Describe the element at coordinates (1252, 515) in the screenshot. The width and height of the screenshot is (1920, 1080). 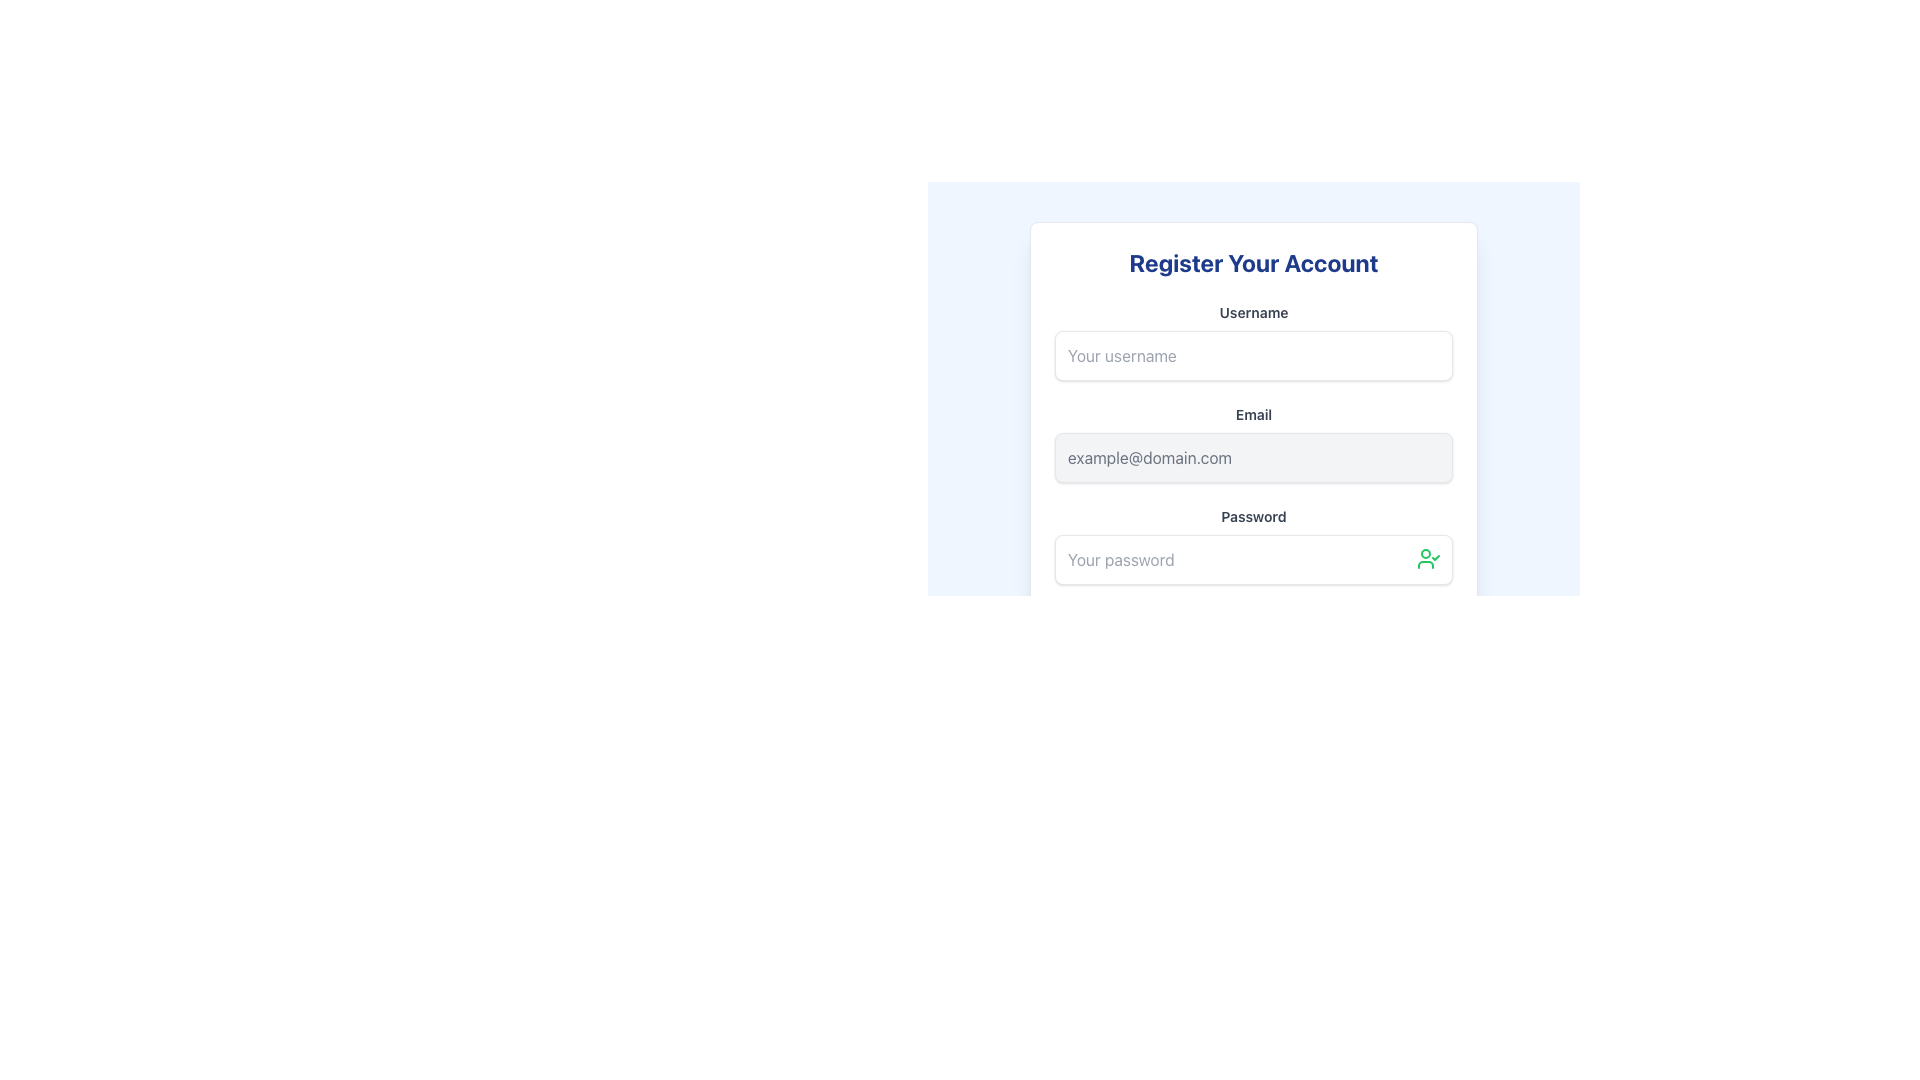
I see `the 'Password' text label, which is styled in bold gray font and positioned above the password input area` at that location.